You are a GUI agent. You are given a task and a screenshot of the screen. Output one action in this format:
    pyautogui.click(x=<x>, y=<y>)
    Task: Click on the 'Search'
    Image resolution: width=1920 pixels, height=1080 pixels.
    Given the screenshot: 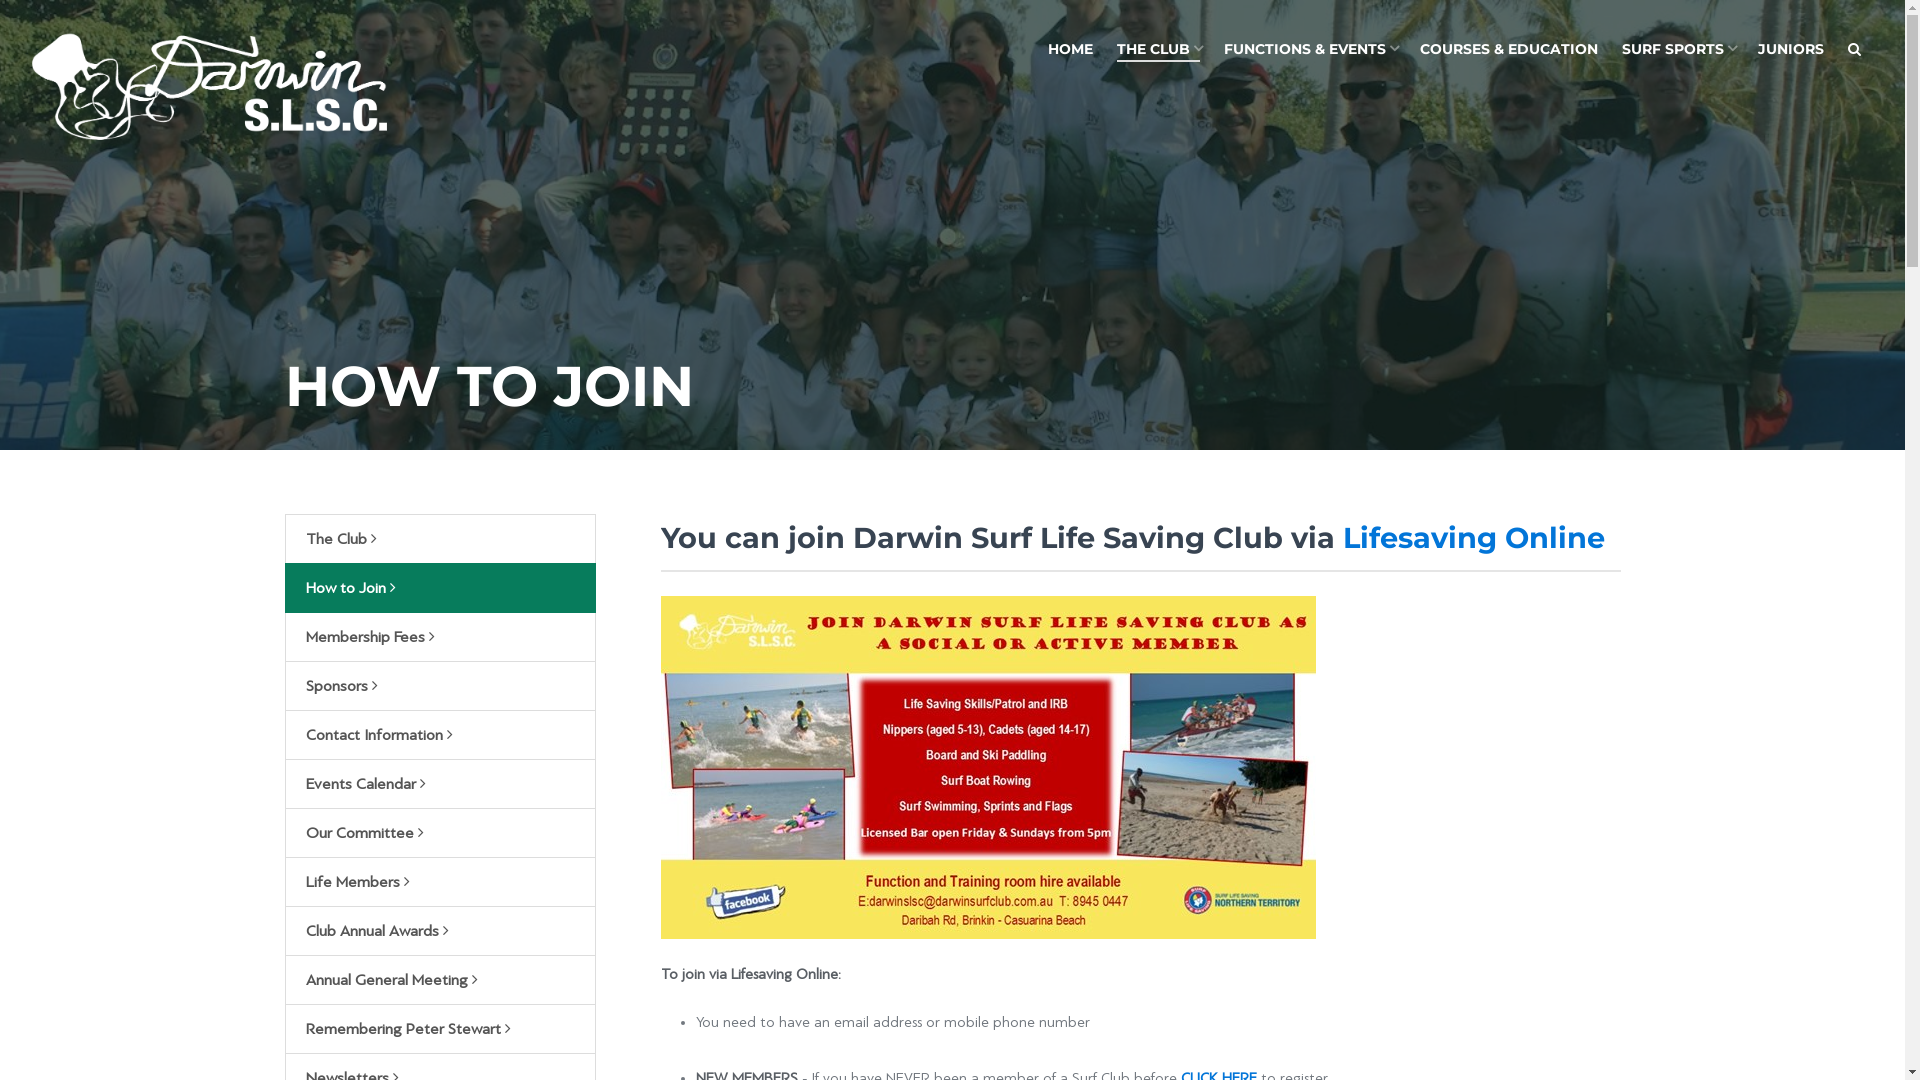 What is the action you would take?
    pyautogui.click(x=1853, y=48)
    